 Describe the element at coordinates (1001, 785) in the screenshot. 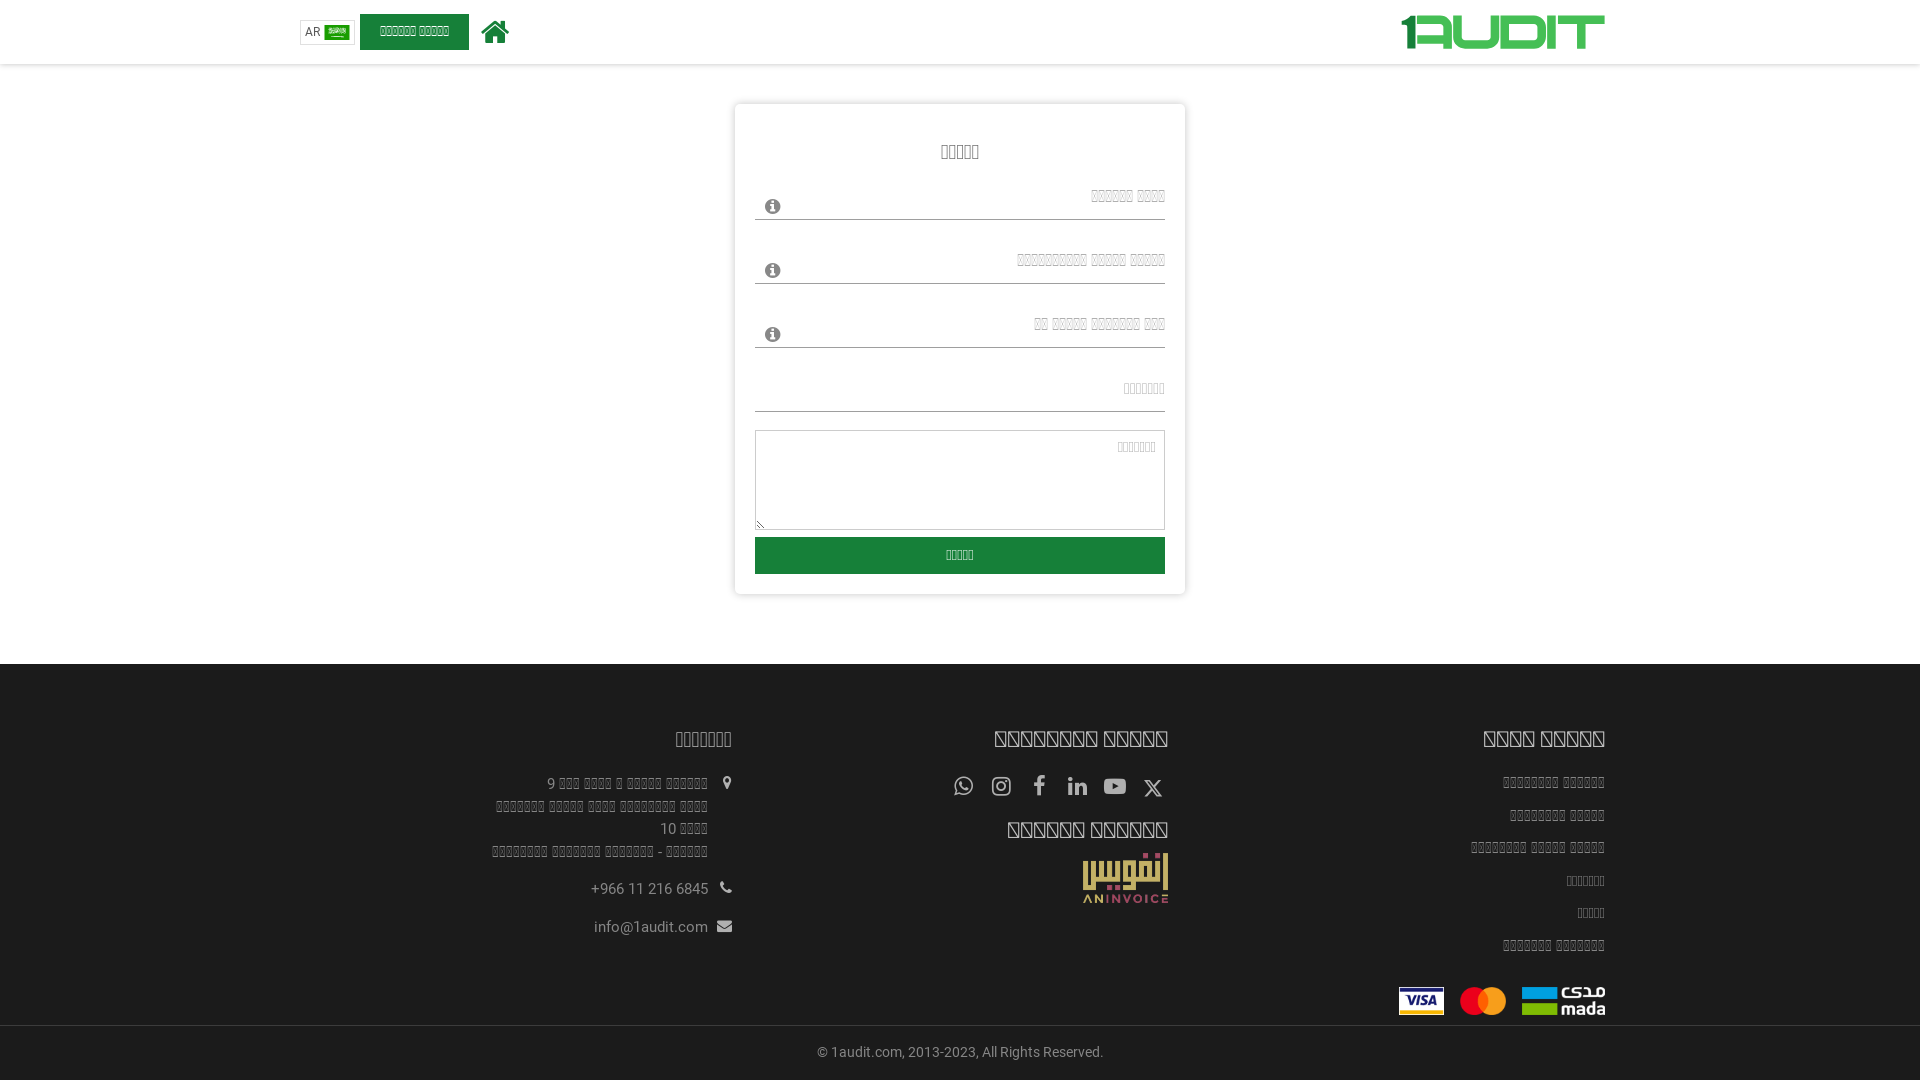

I see `'Instagram'` at that location.